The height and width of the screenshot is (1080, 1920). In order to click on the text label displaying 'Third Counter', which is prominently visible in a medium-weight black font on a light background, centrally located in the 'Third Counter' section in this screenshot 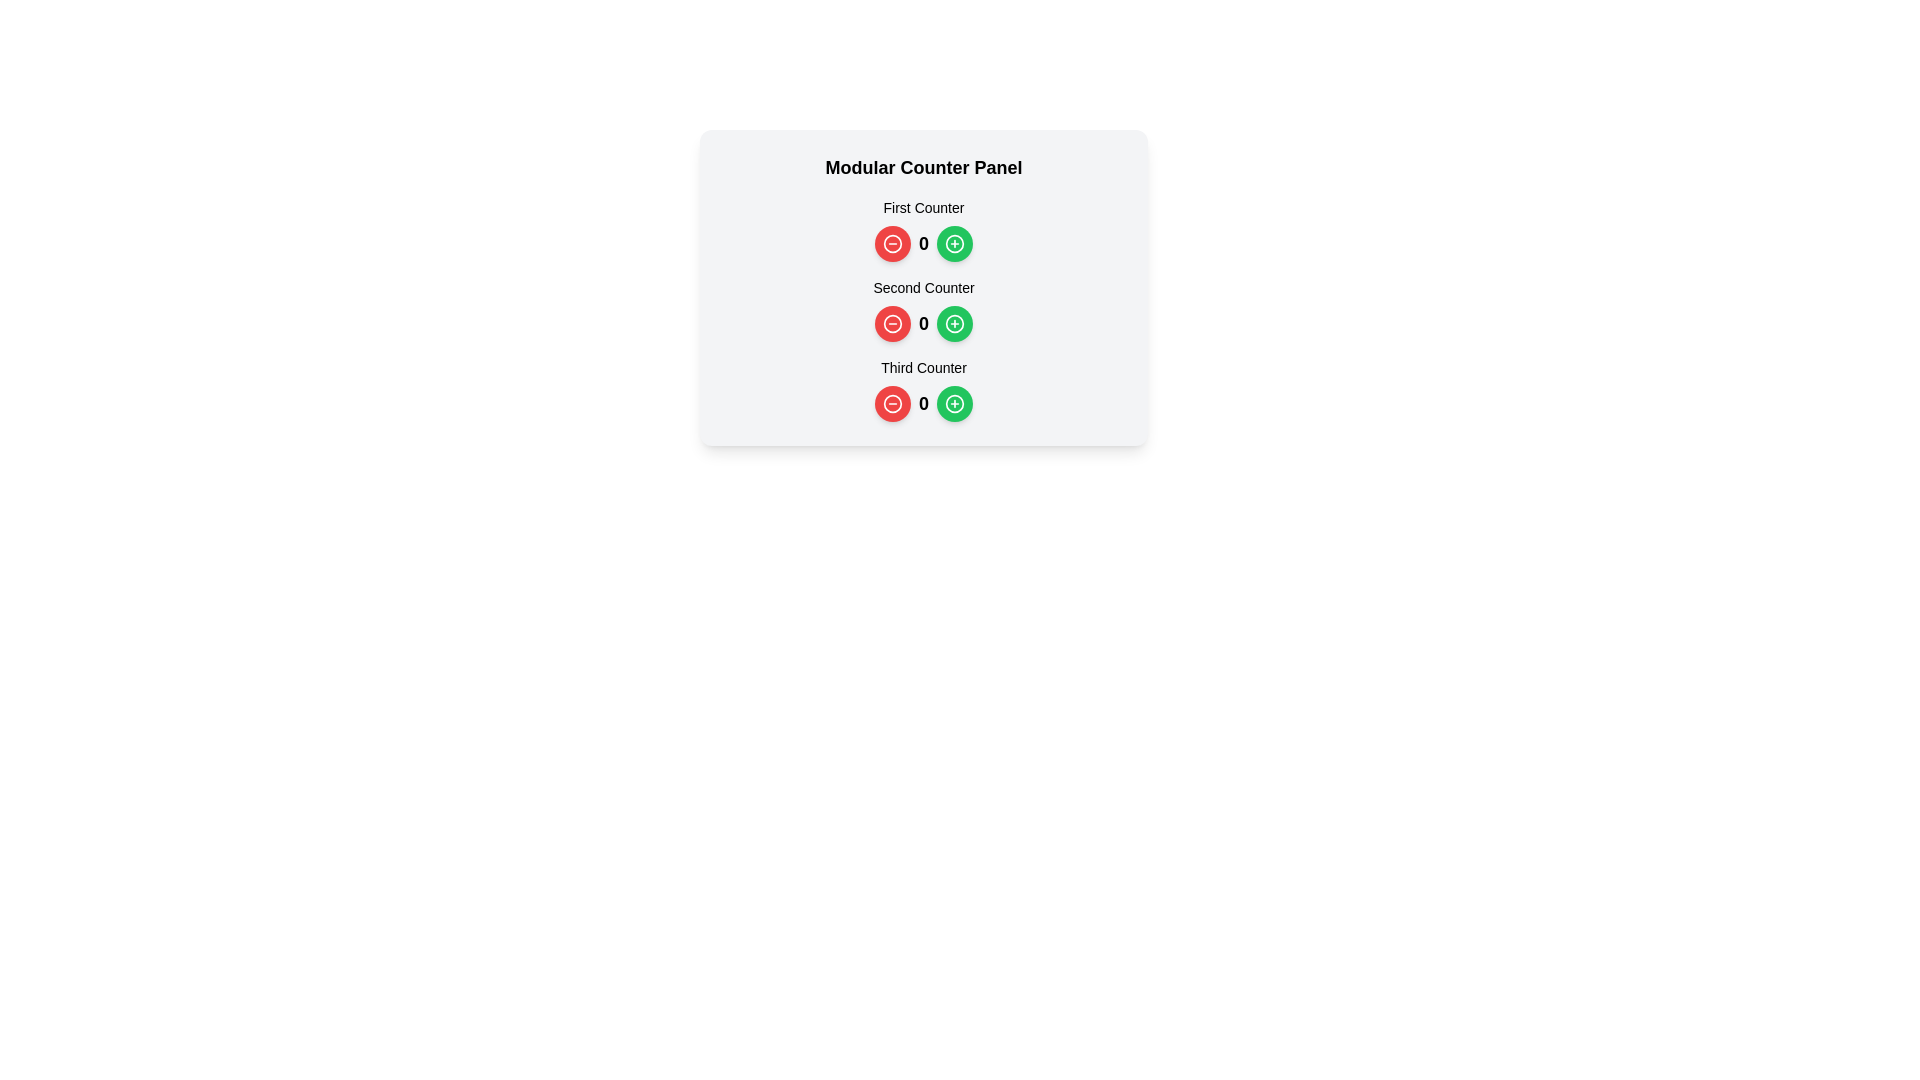, I will do `click(923, 367)`.